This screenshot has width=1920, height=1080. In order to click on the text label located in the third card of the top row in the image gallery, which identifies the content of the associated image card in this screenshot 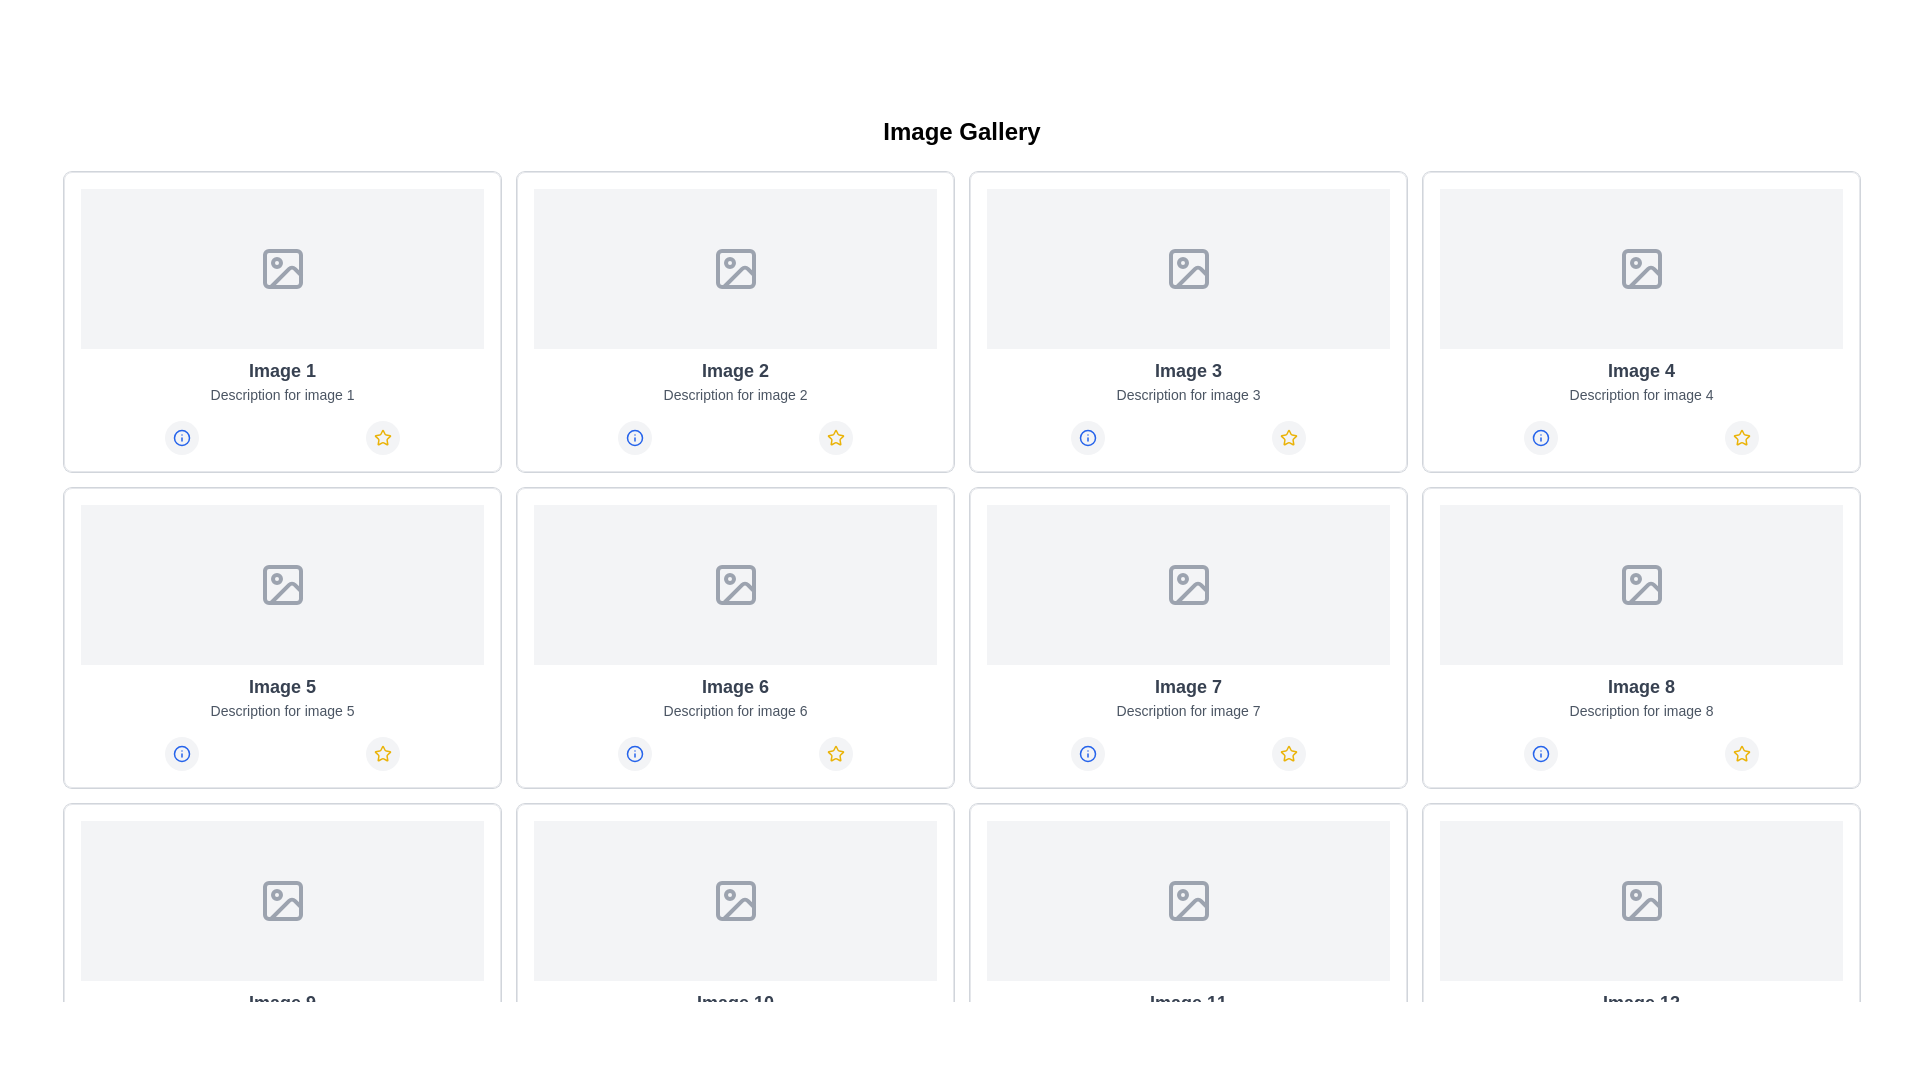, I will do `click(1188, 370)`.